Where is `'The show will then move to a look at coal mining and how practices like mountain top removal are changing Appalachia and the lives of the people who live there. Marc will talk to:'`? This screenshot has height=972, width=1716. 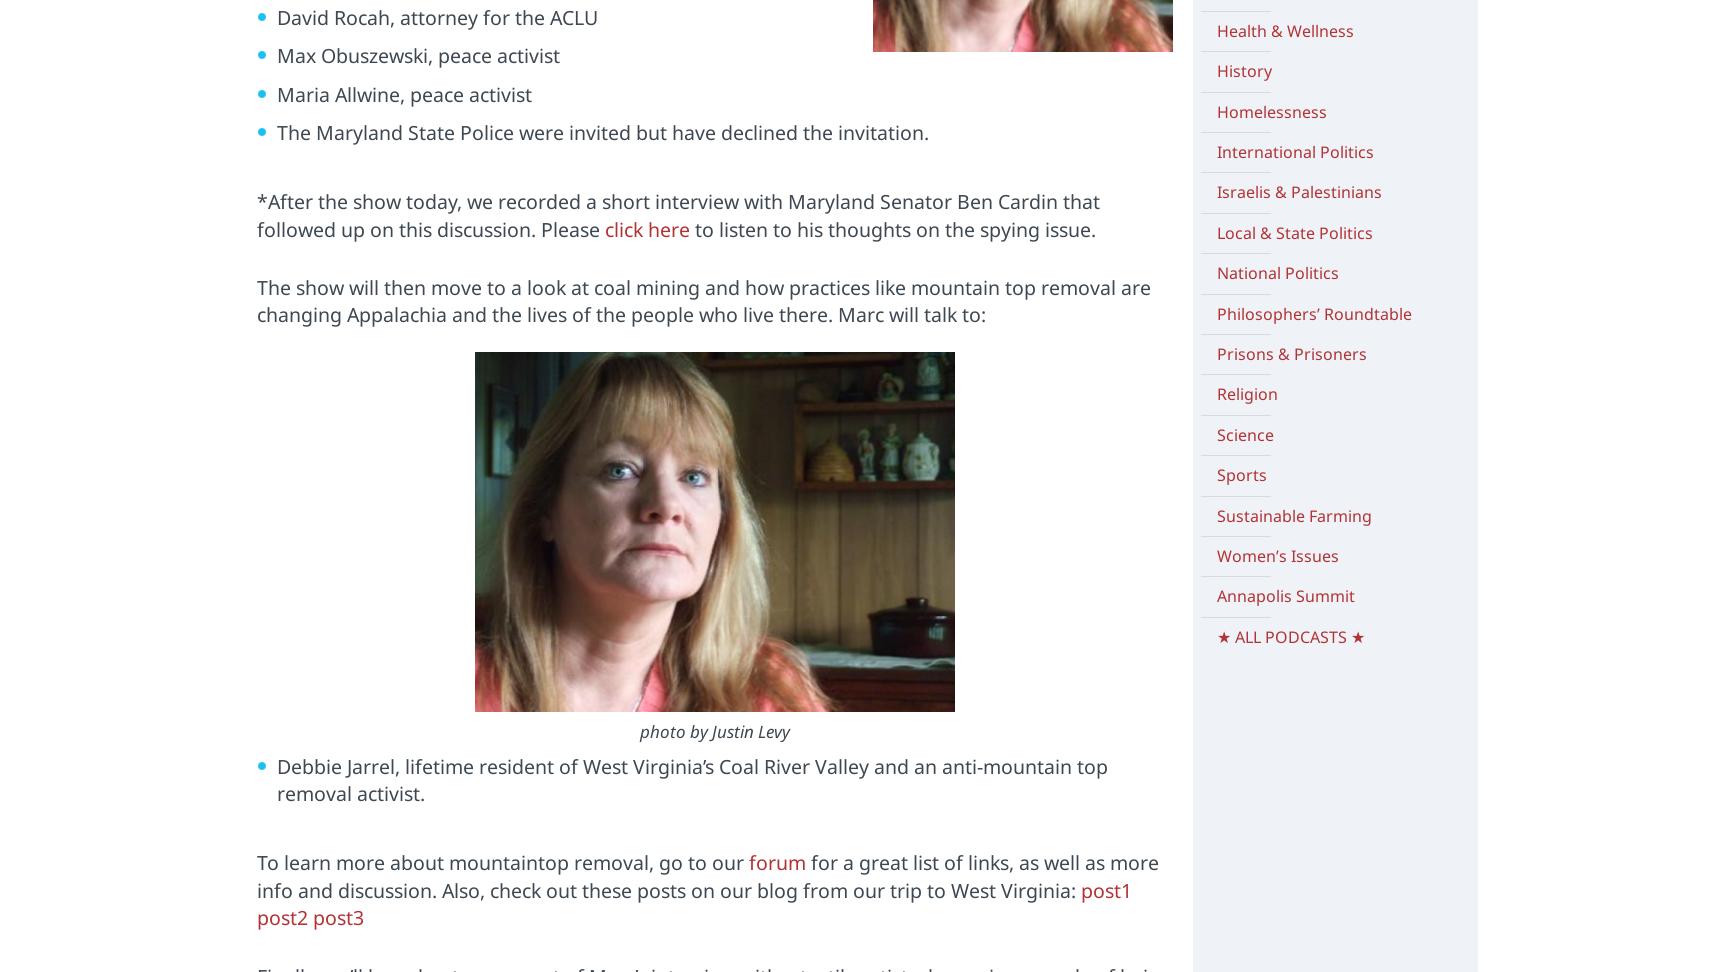
'The show will then move to a look at coal mining and how practices like mountain top removal are changing Appalachia and the lives of the people who live there. Marc will talk to:' is located at coordinates (703, 301).